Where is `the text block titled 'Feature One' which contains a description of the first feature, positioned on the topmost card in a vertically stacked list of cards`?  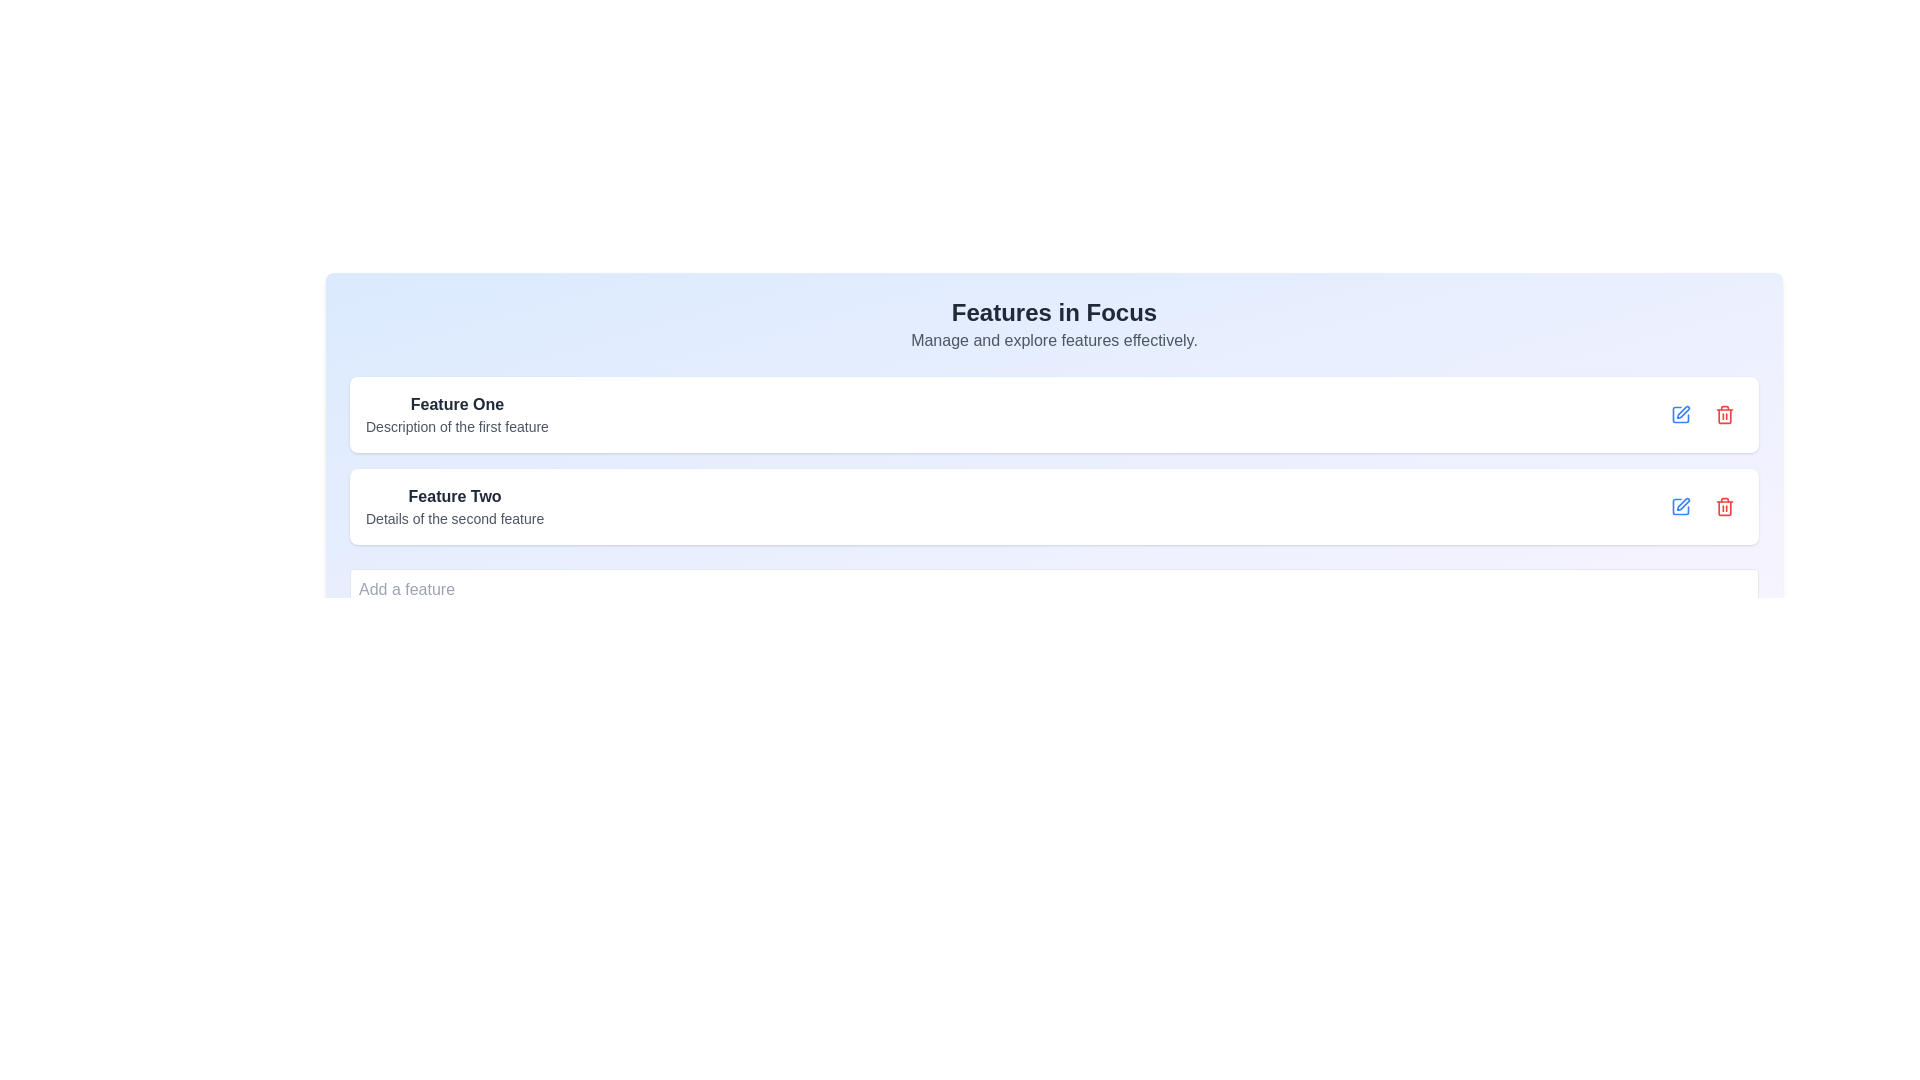
the text block titled 'Feature One' which contains a description of the first feature, positioned on the topmost card in a vertically stacked list of cards is located at coordinates (456, 414).